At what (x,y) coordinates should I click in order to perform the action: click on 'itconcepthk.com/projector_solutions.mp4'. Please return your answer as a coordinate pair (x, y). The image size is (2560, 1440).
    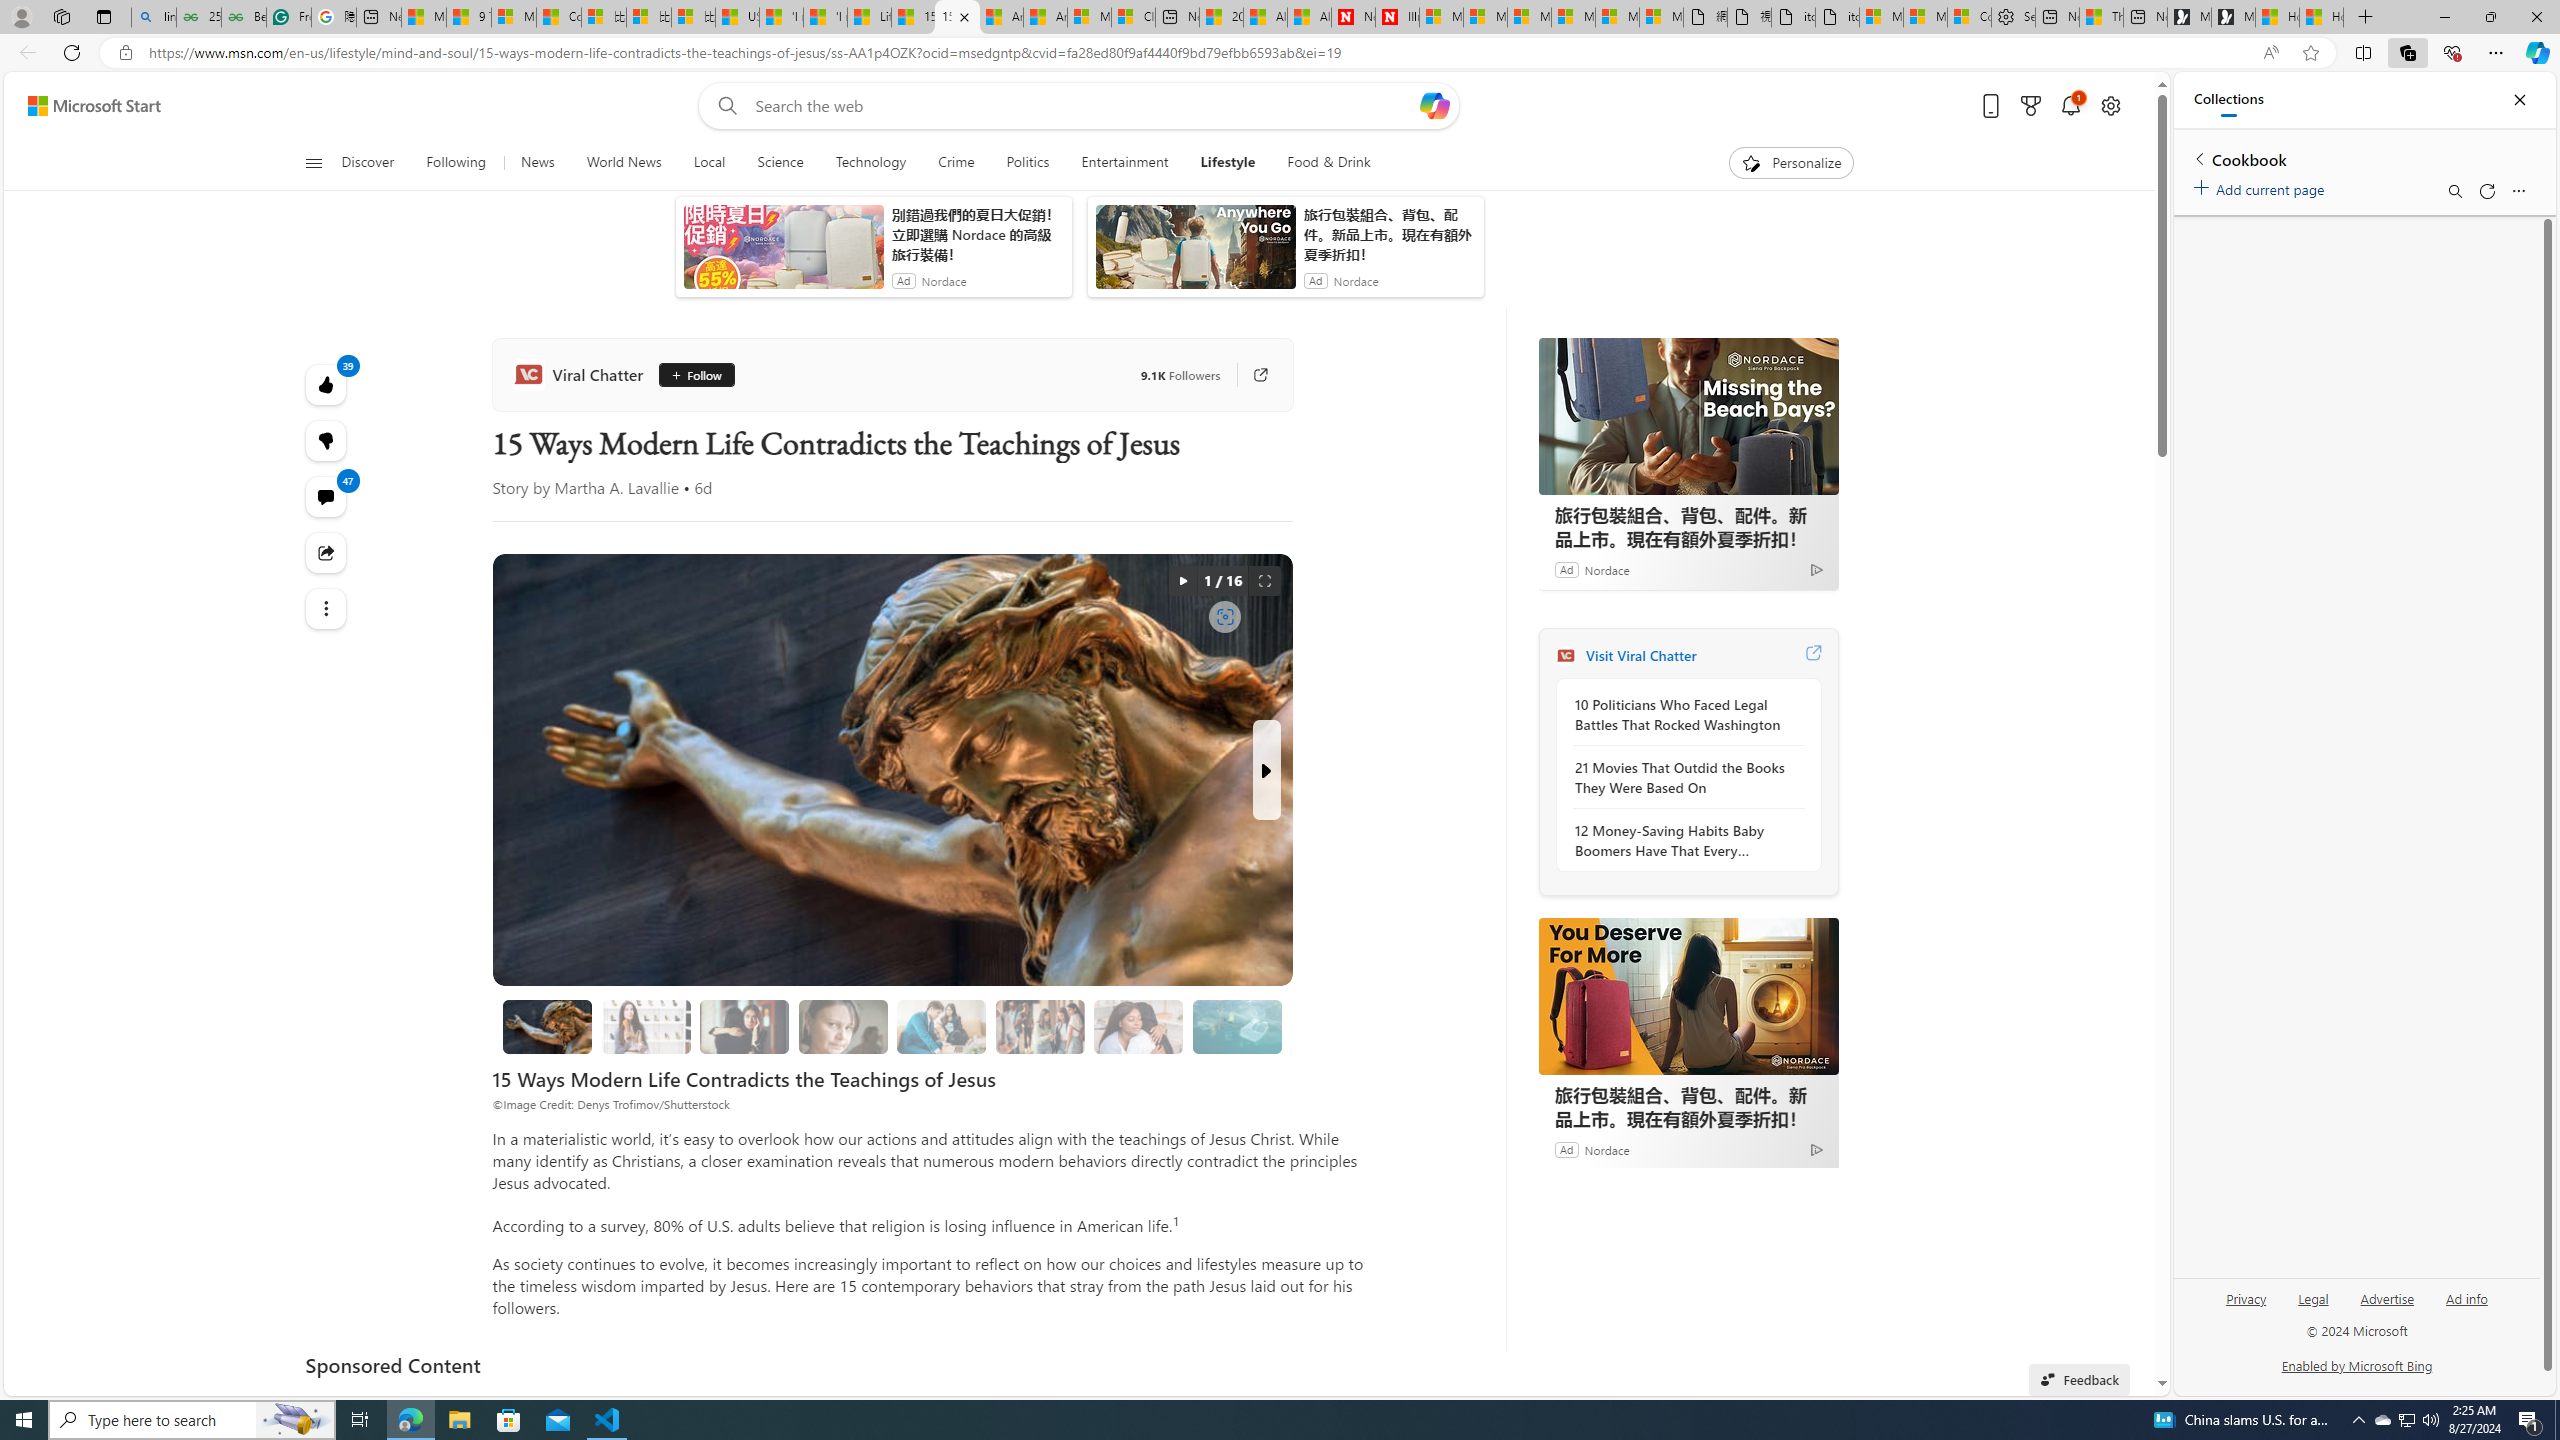
    Looking at the image, I should click on (1838, 16).